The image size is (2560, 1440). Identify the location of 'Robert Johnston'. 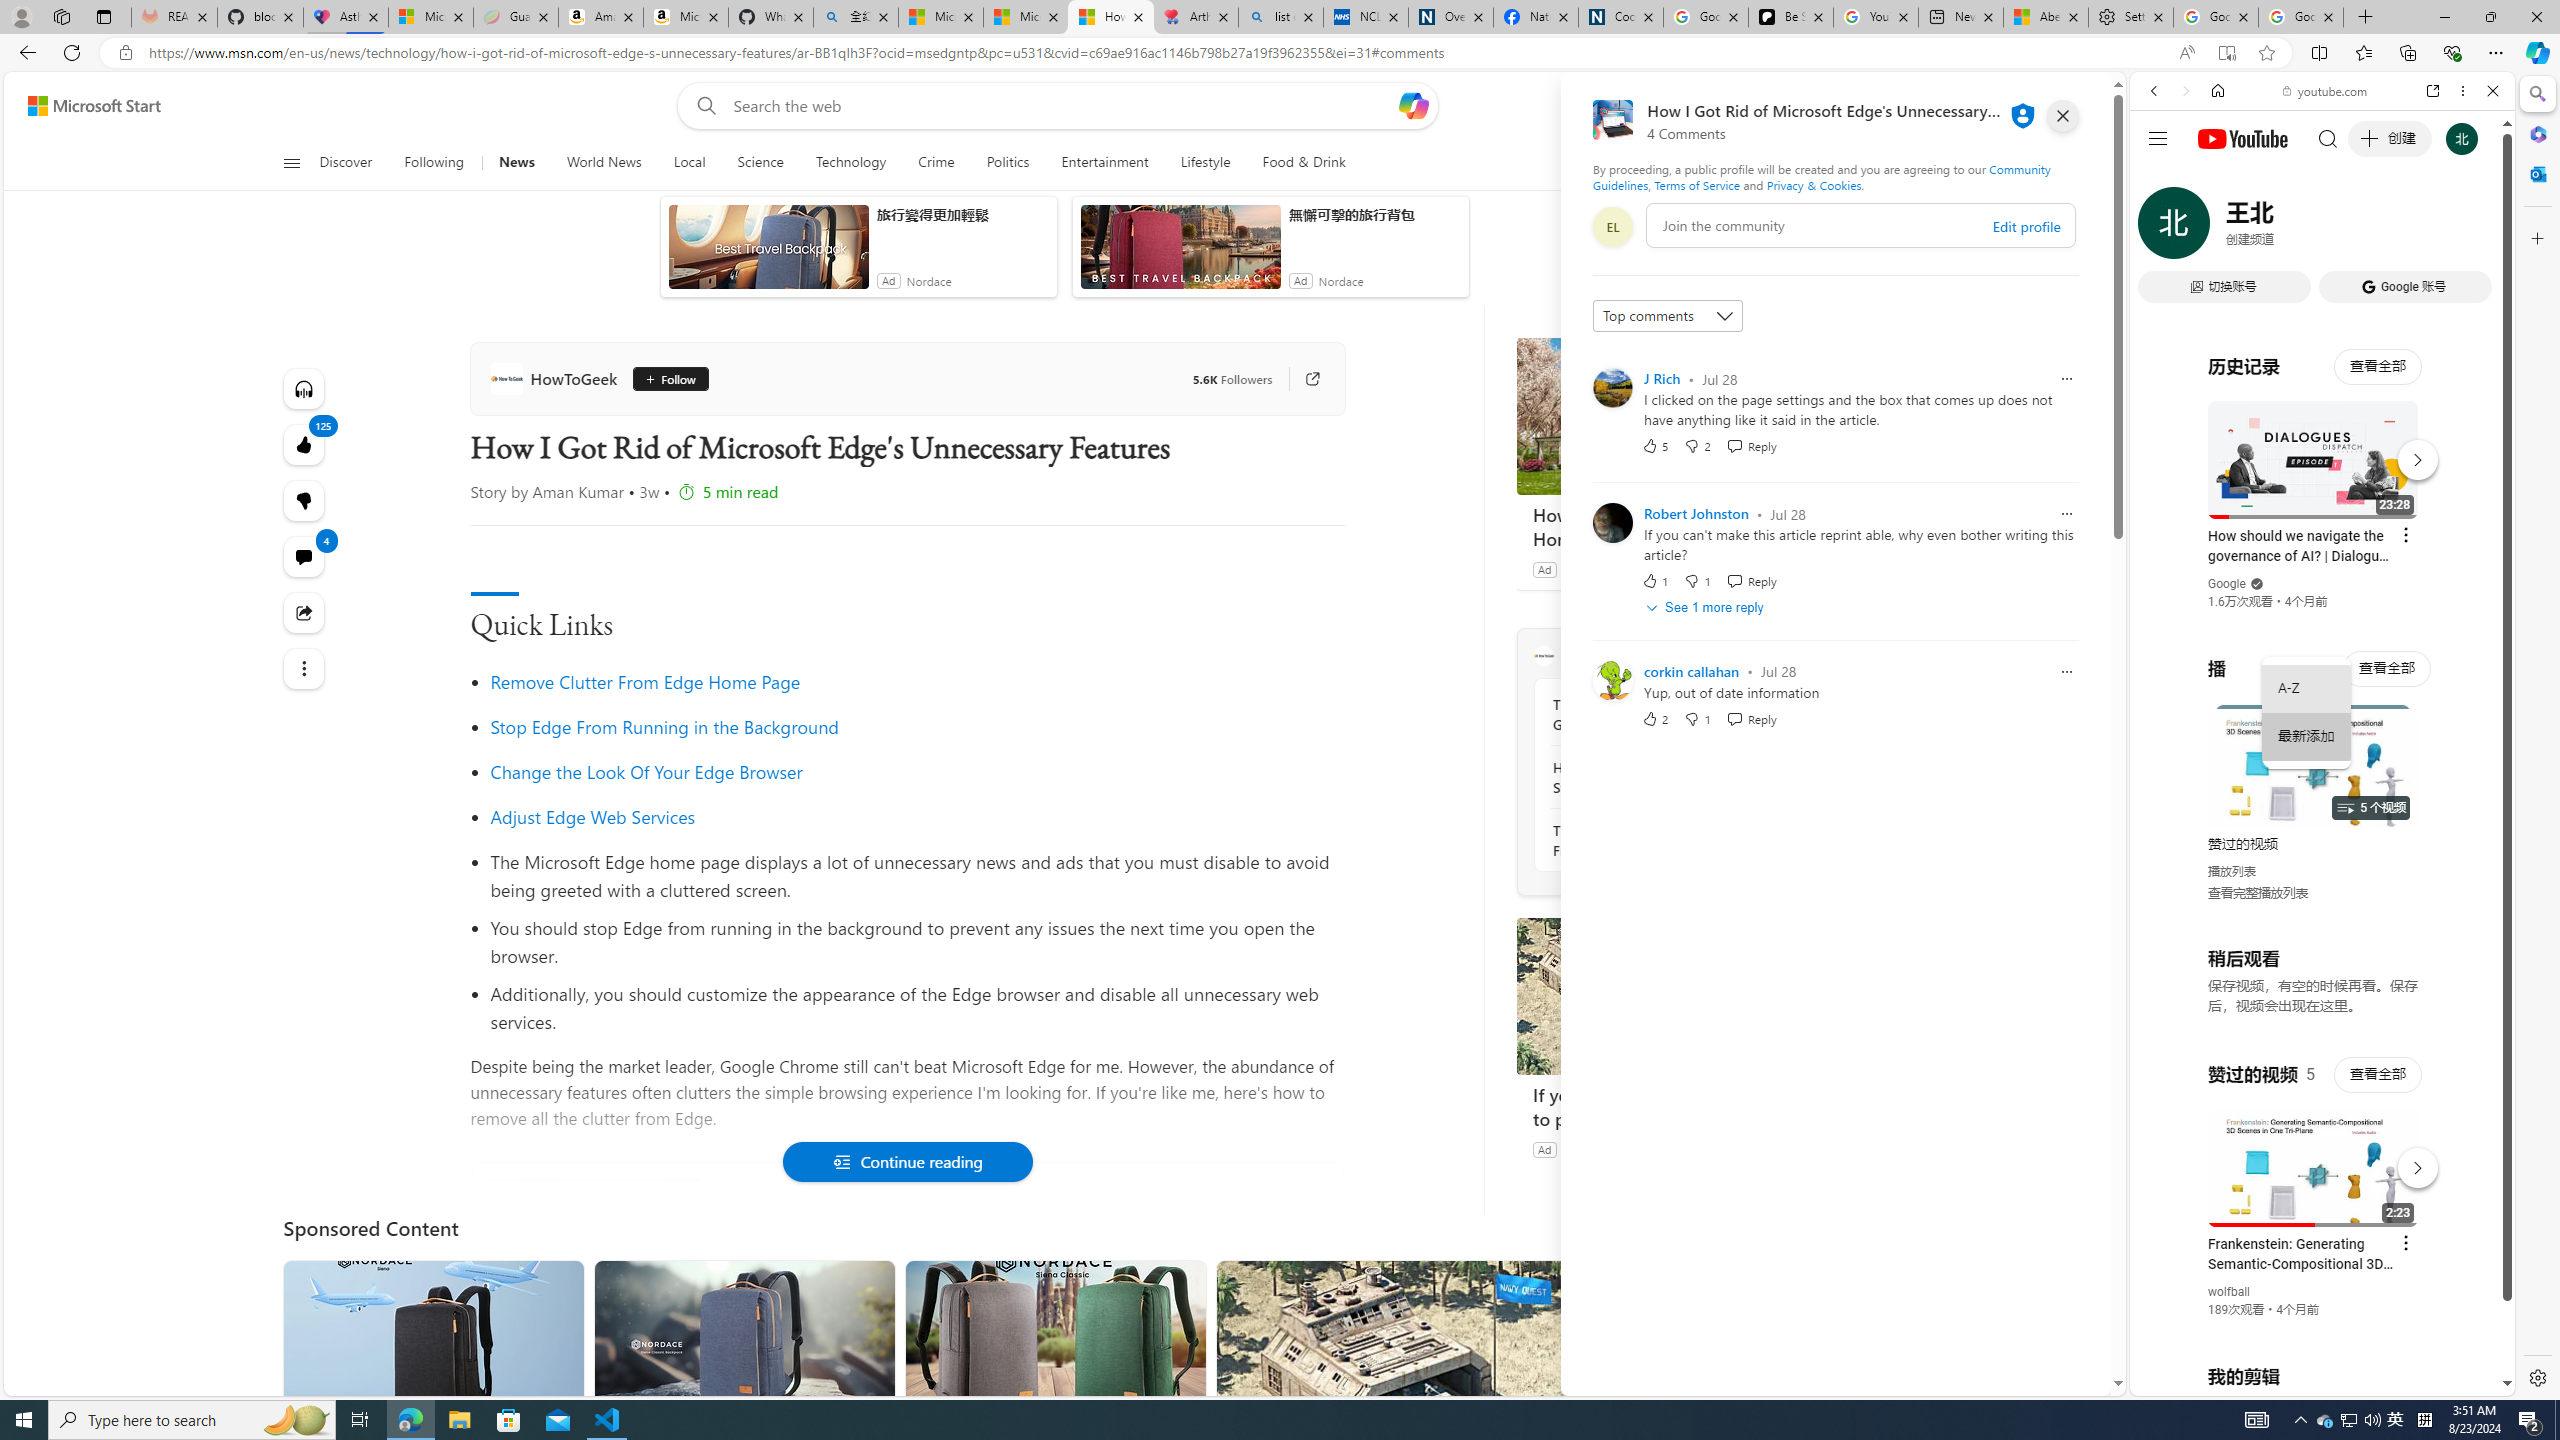
(1695, 513).